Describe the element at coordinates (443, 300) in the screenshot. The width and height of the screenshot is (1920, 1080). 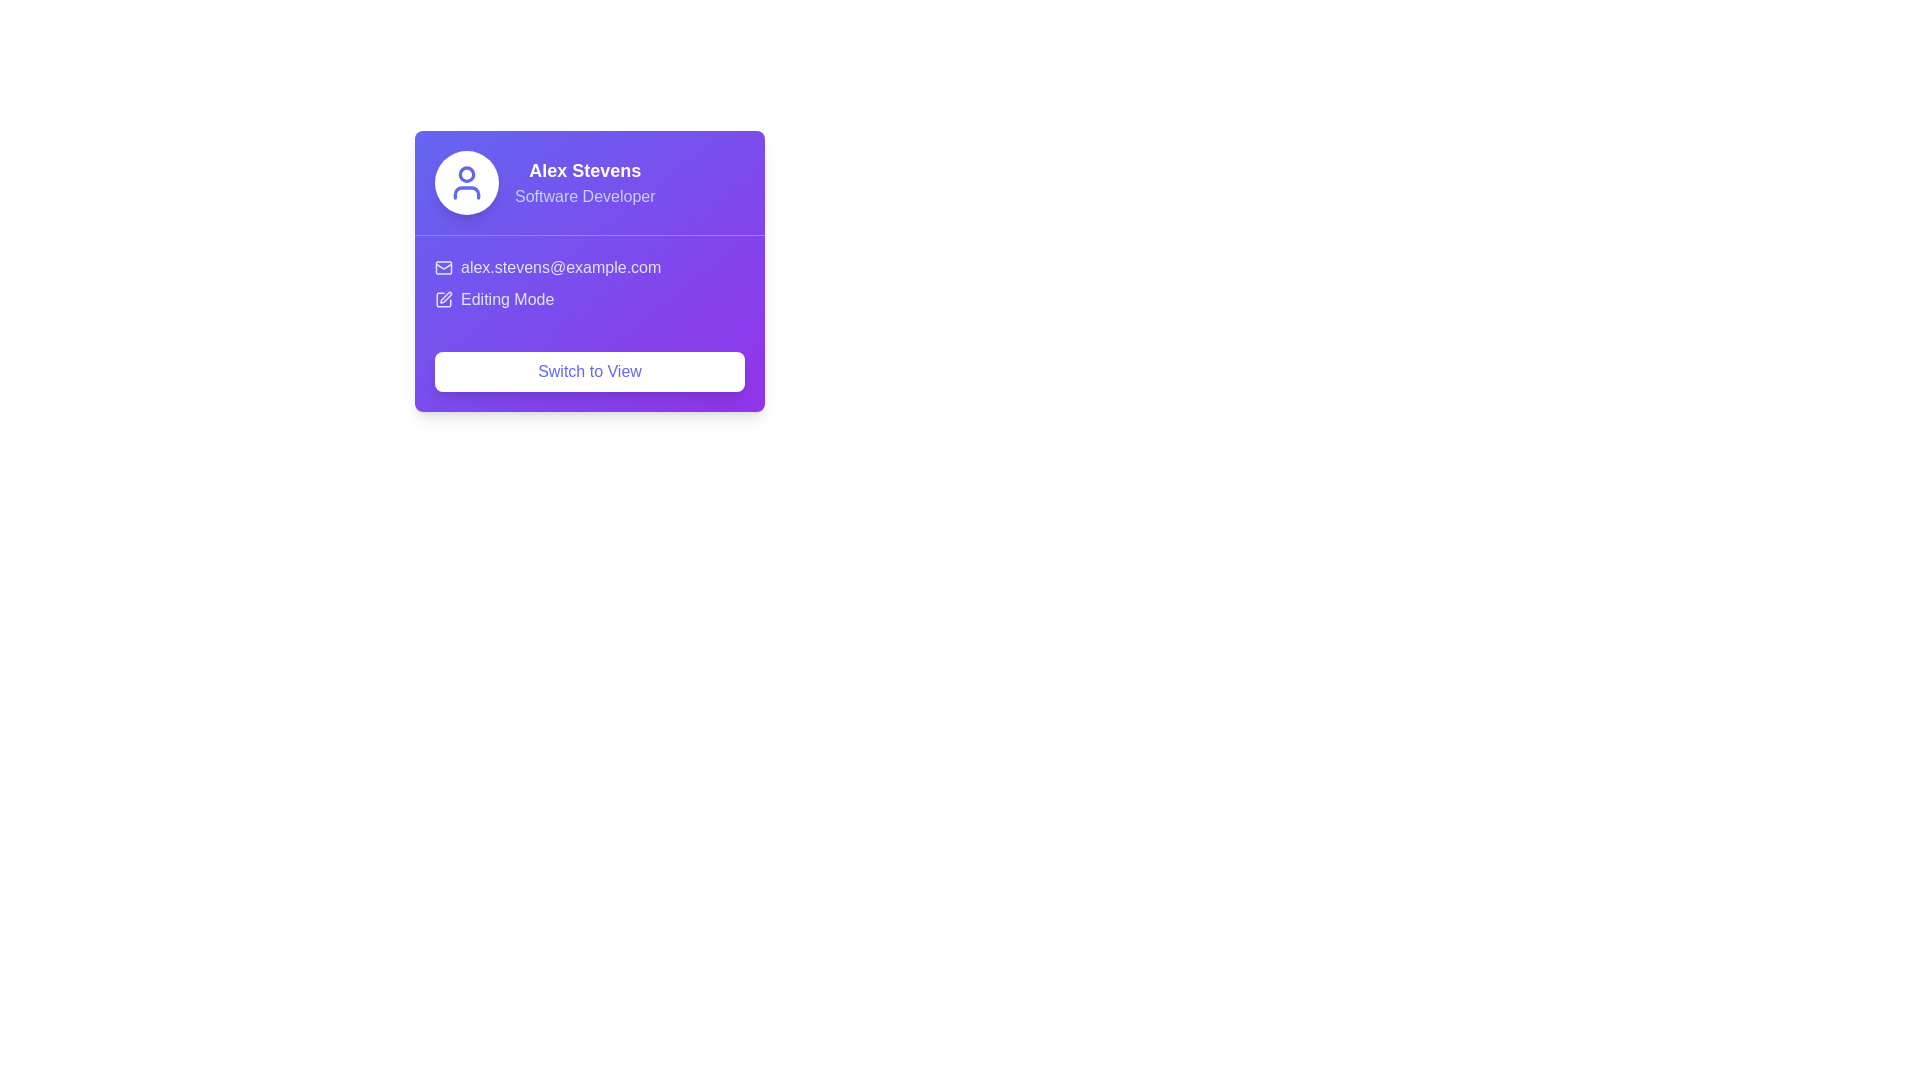
I see `the editing icon represented by a pen inside a square, which is located to the left of the 'Editing Mode' label in the card interface` at that location.